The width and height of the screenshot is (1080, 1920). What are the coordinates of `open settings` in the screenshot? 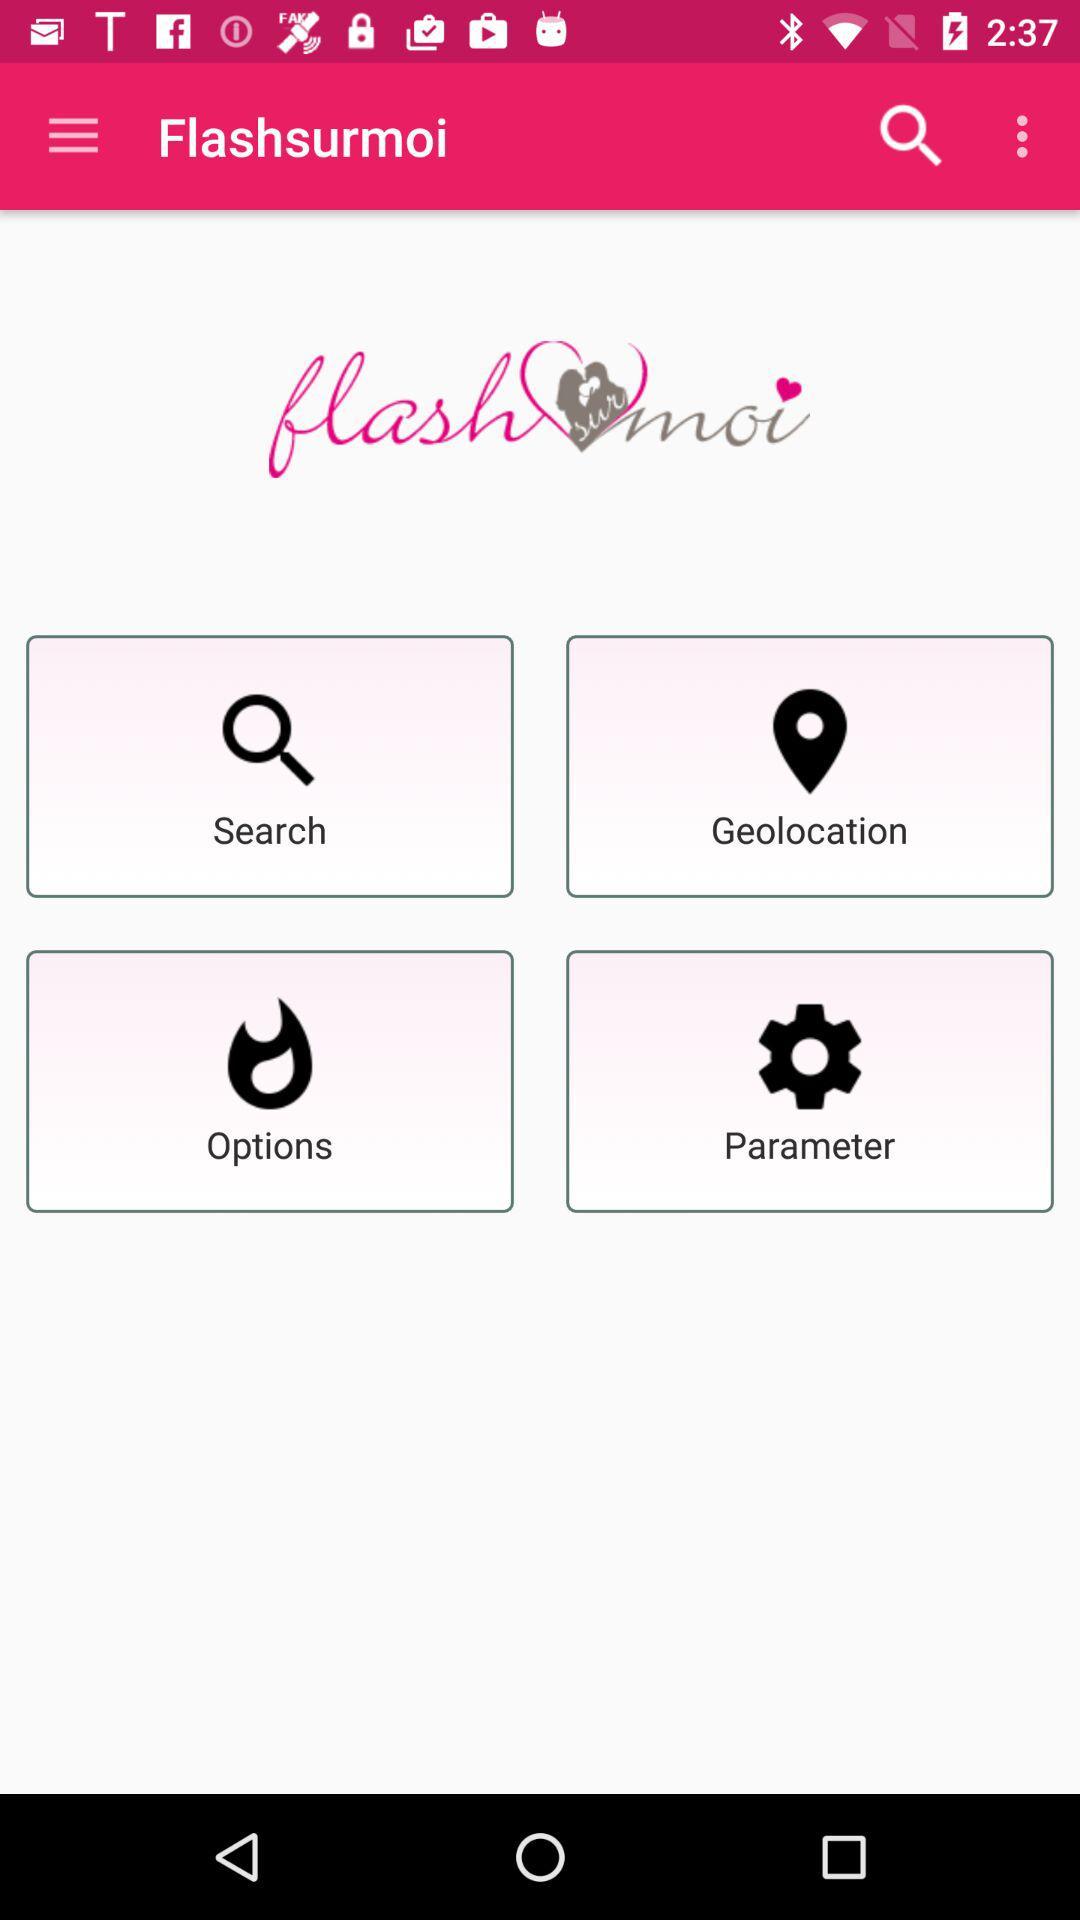 It's located at (810, 1055).